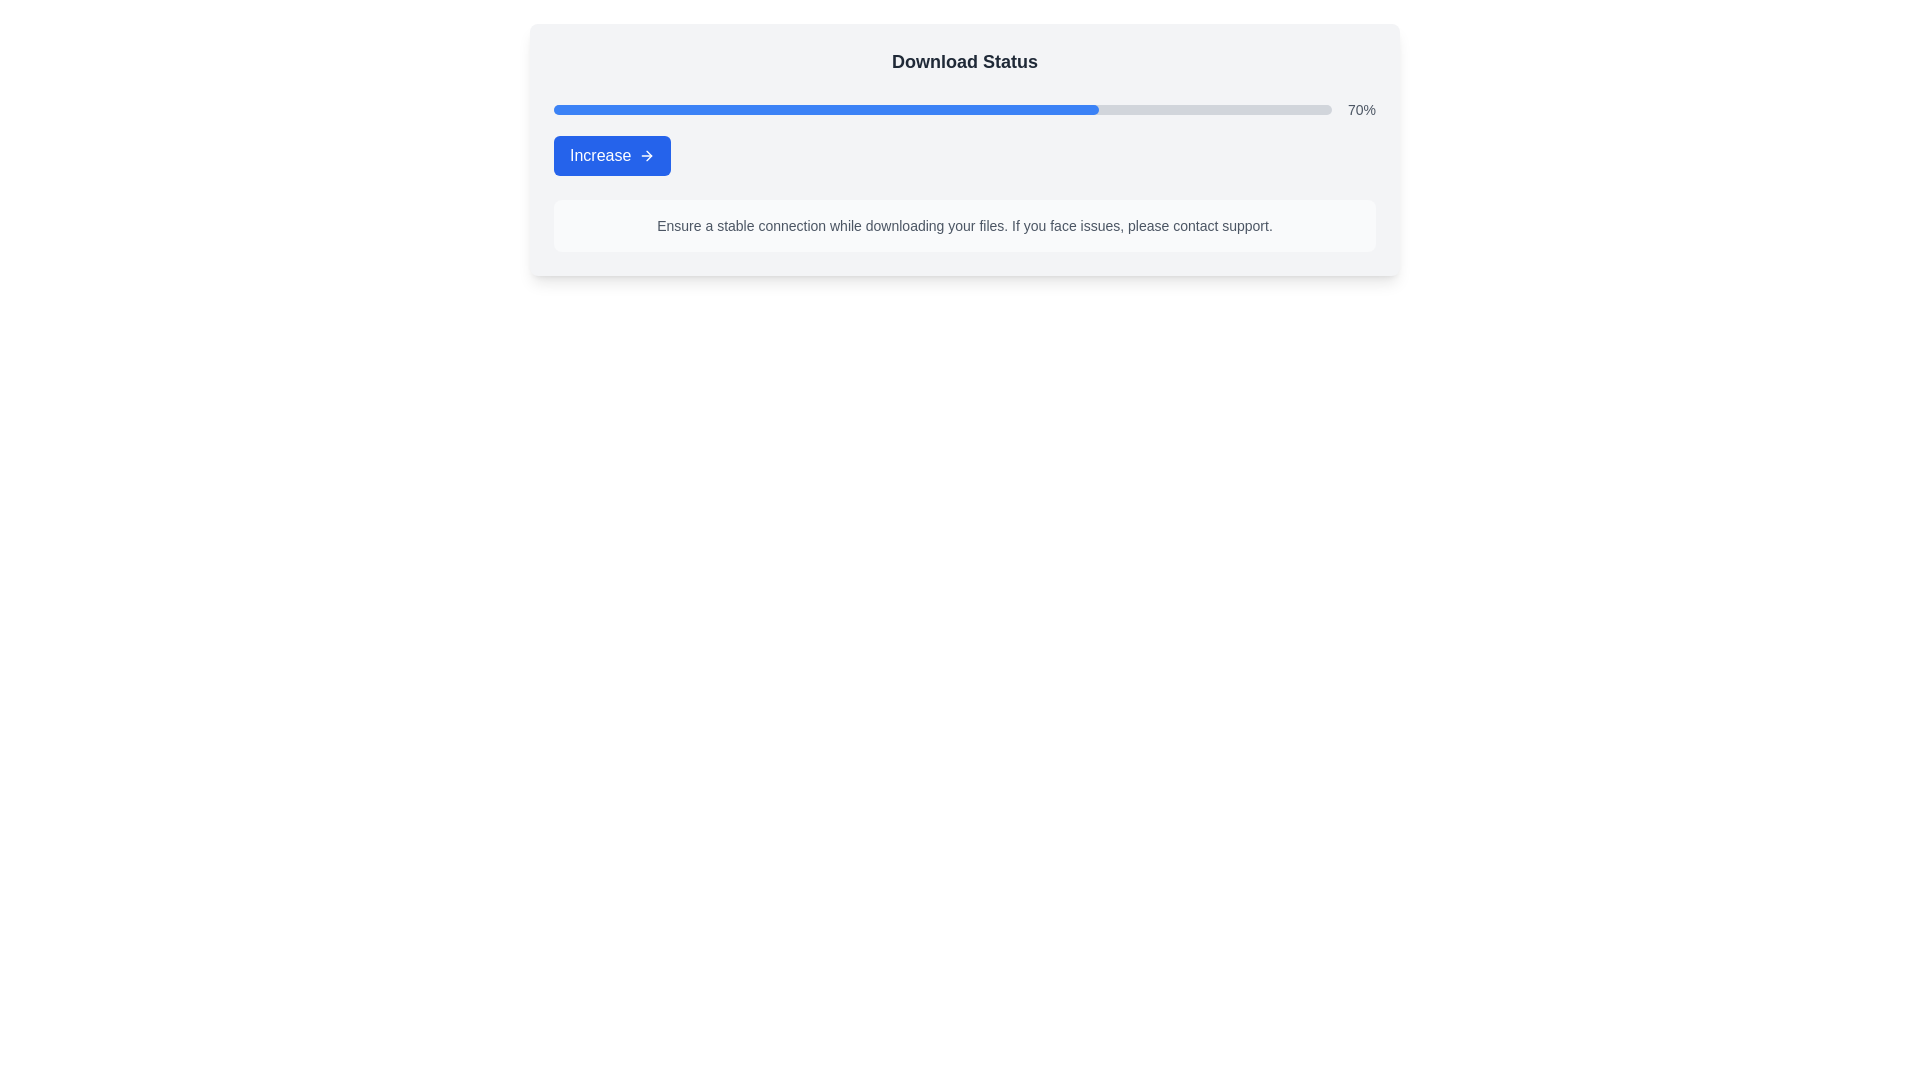 This screenshot has width=1920, height=1080. I want to click on the icon located to the right of the text inside the 'Increase' button, which is part of the control section beneath the 'Download Status' loading bar, so click(649, 154).